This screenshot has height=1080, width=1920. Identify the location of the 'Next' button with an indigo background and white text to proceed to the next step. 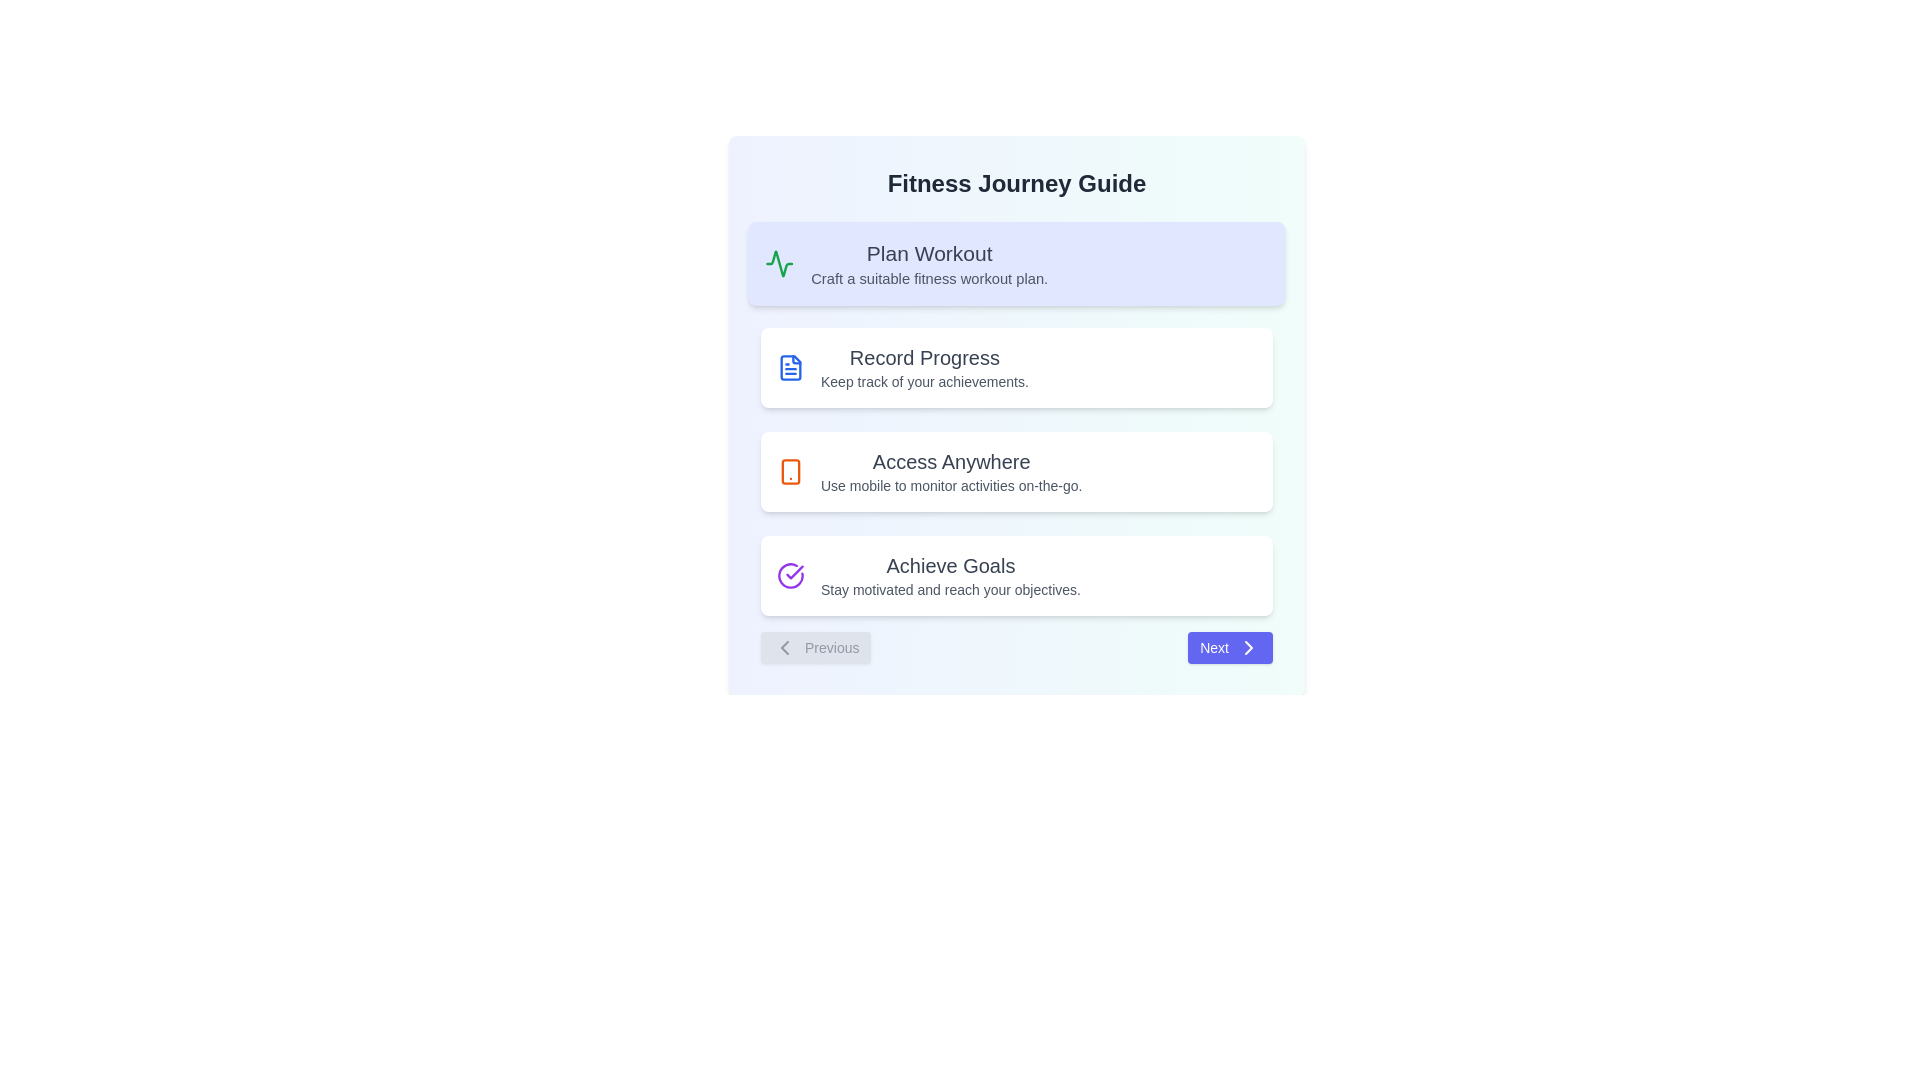
(1229, 648).